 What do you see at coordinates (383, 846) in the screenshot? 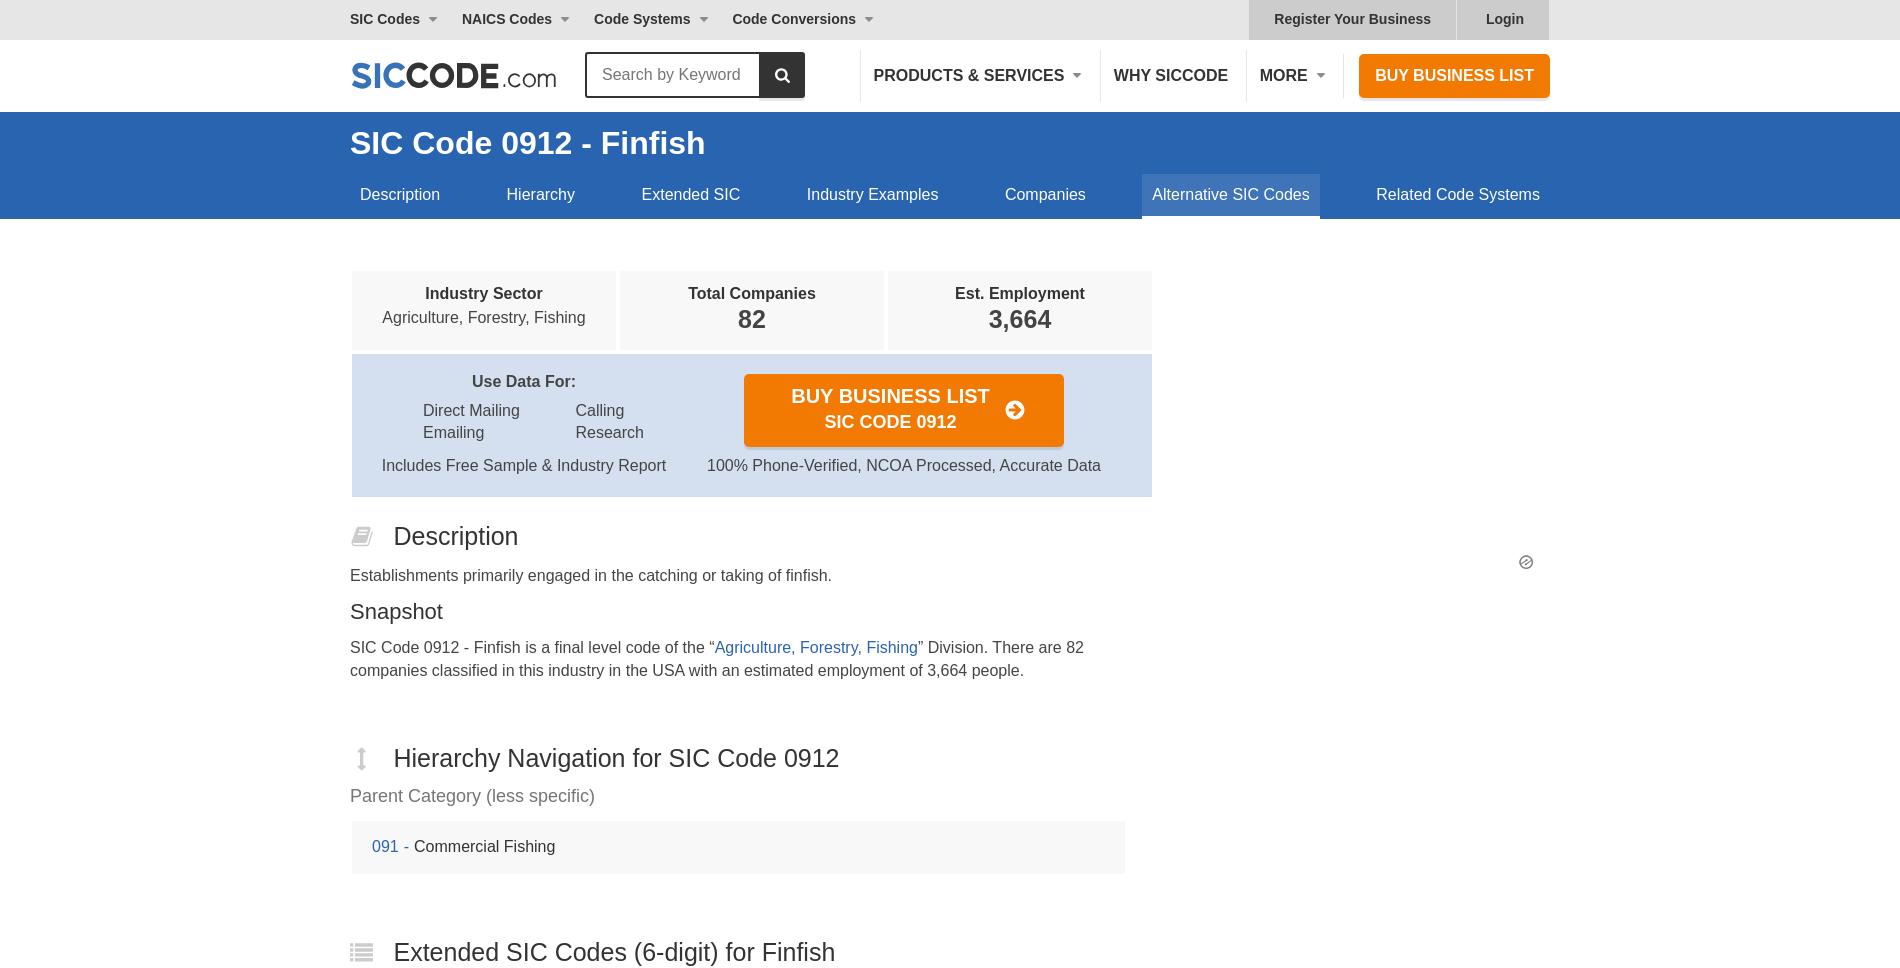
I see `'091'` at bounding box center [383, 846].